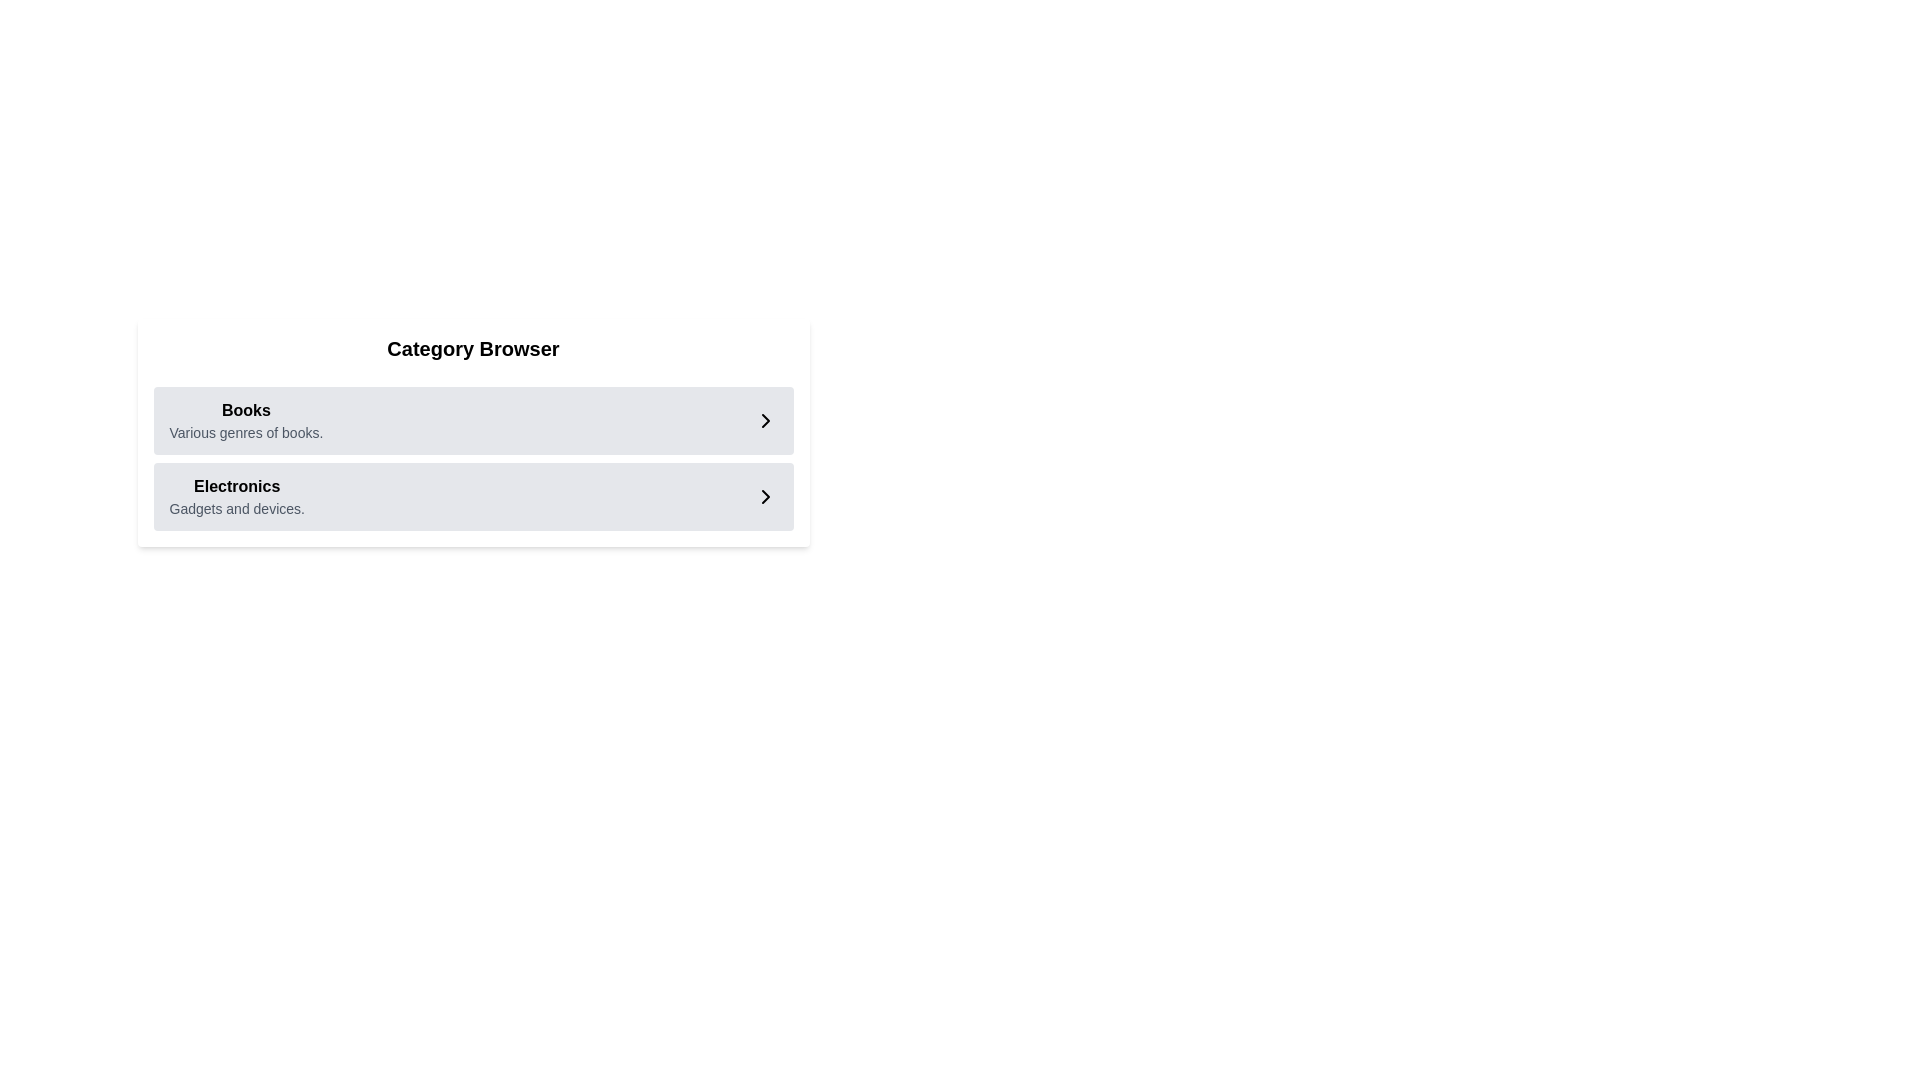 The image size is (1920, 1080). Describe the element at coordinates (245, 431) in the screenshot. I see `the descriptive text label providing information about the 'Books' category, which is positioned below the 'Books' text` at that location.